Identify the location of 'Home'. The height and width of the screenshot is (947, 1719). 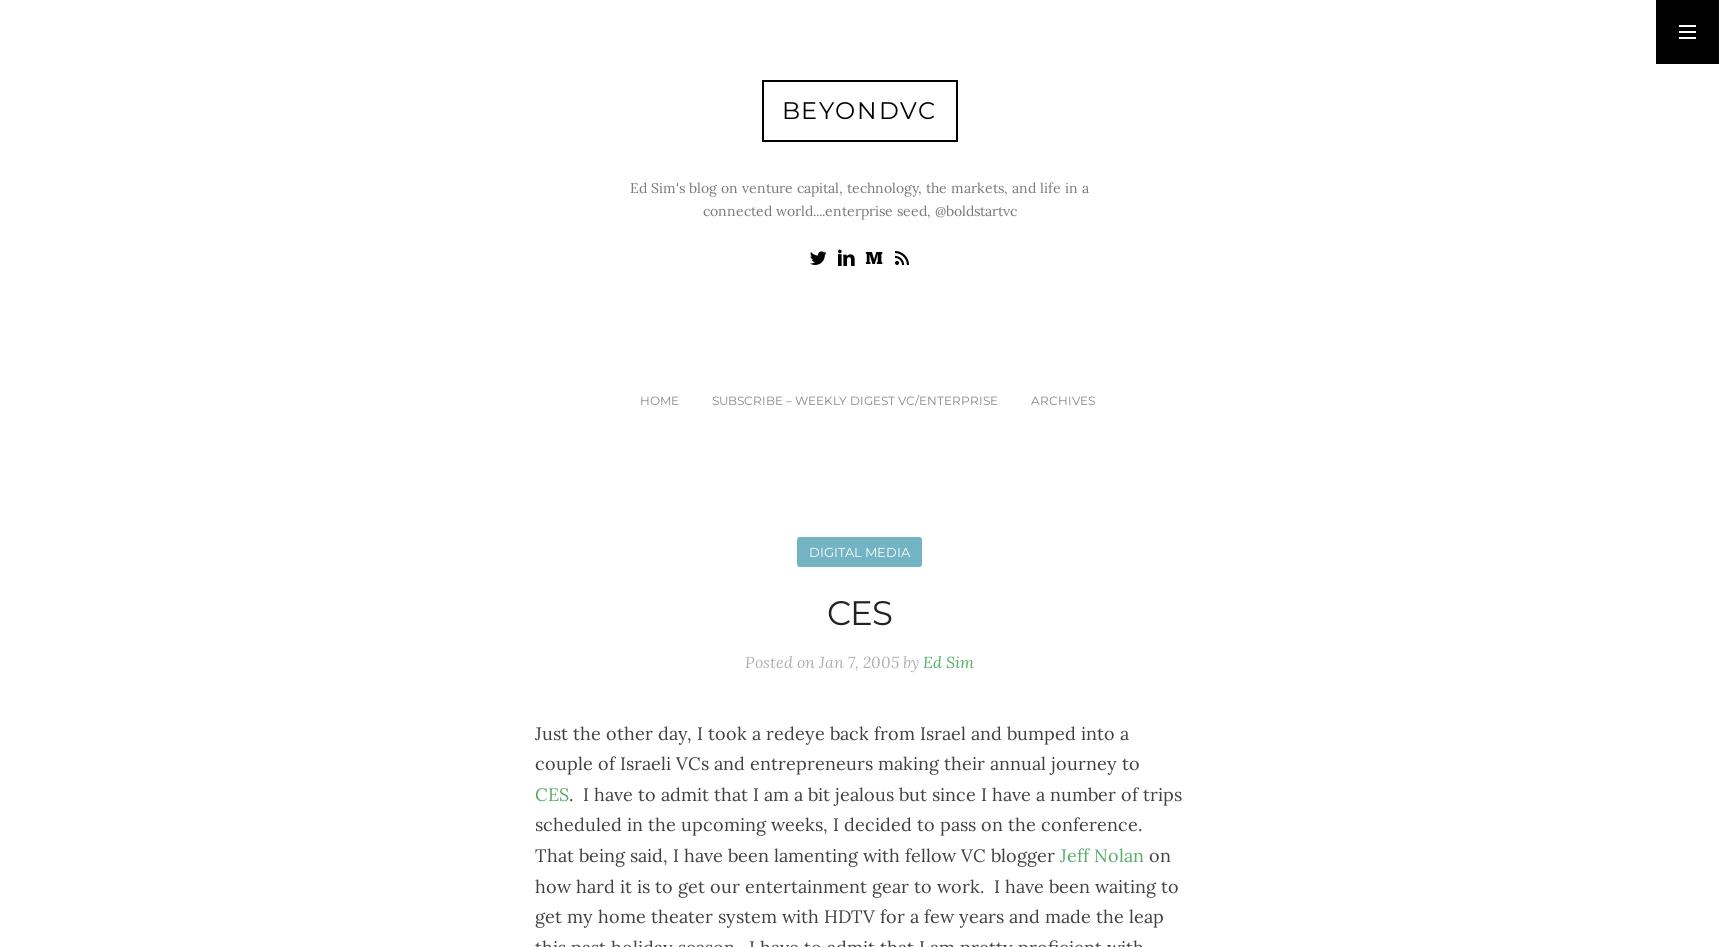
(657, 400).